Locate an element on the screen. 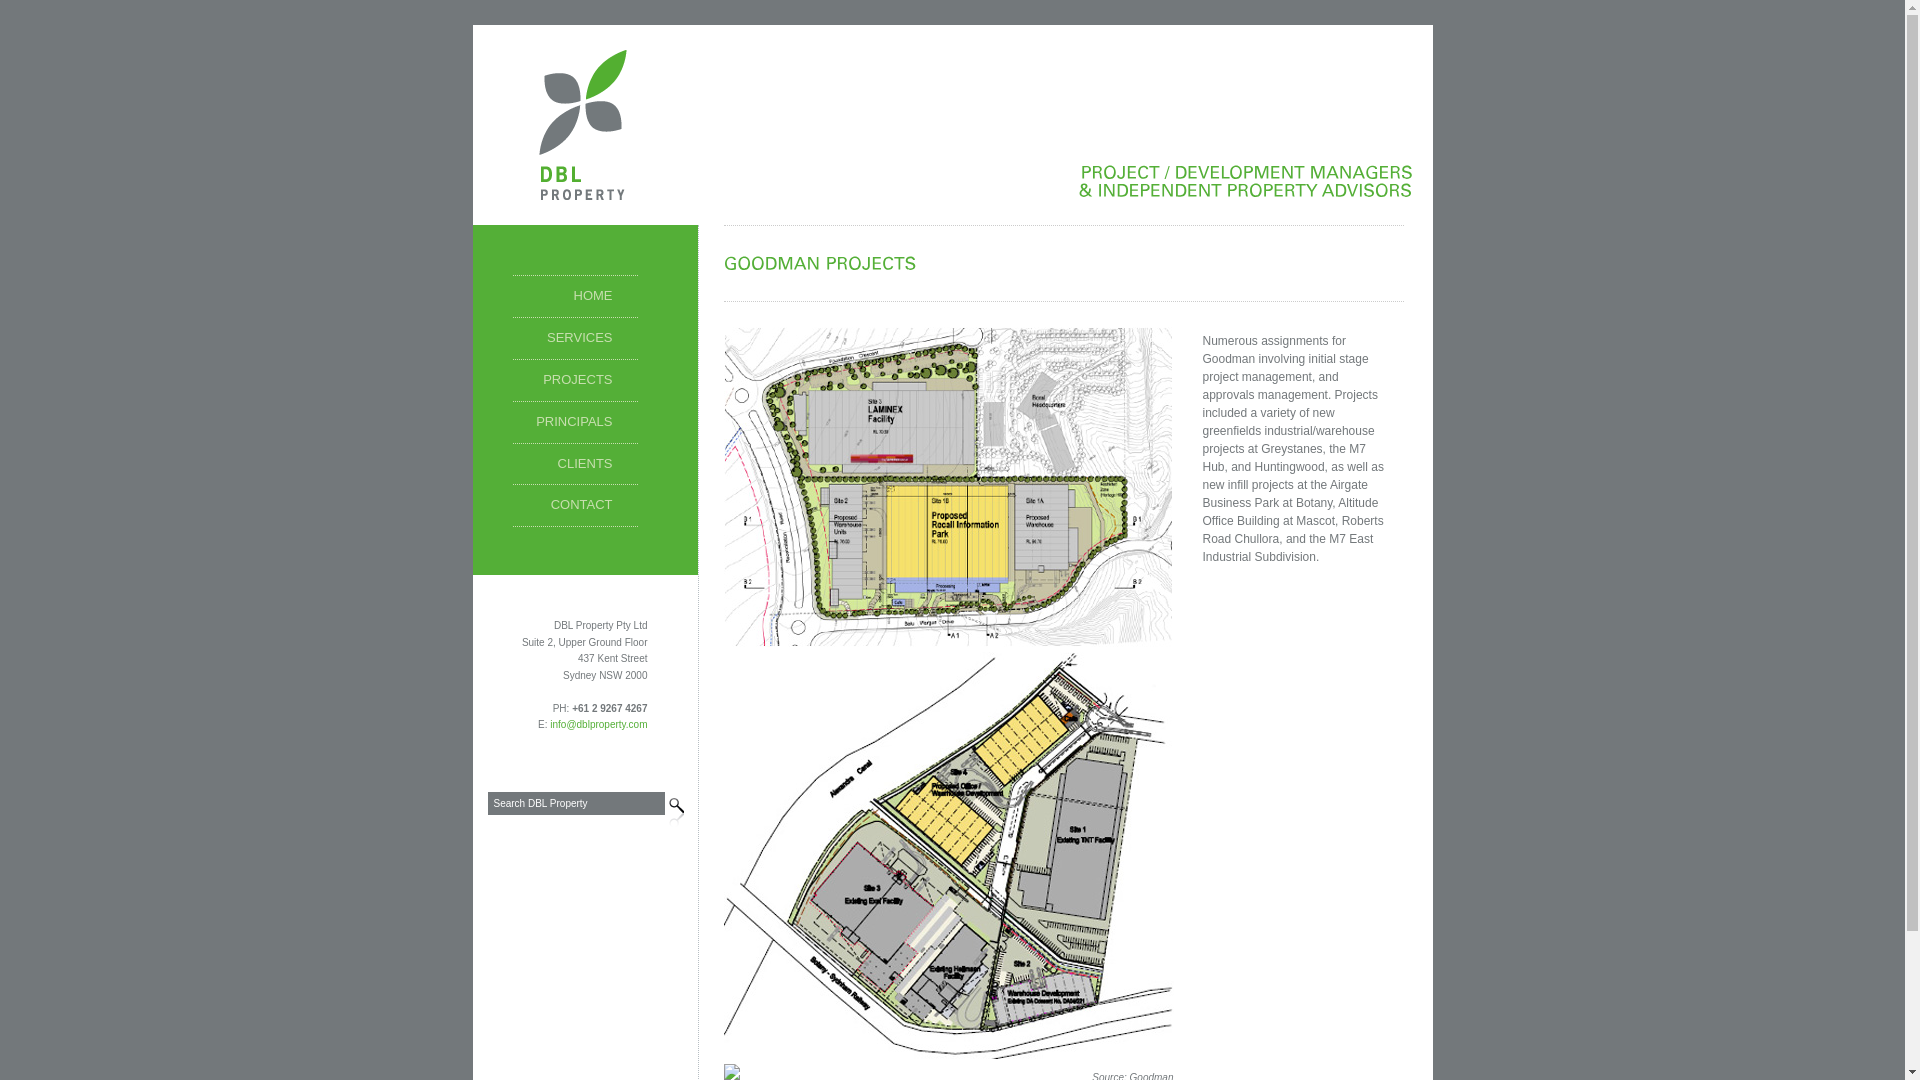 The height and width of the screenshot is (1080, 1920). 'info@dblproperty.com' is located at coordinates (550, 724).